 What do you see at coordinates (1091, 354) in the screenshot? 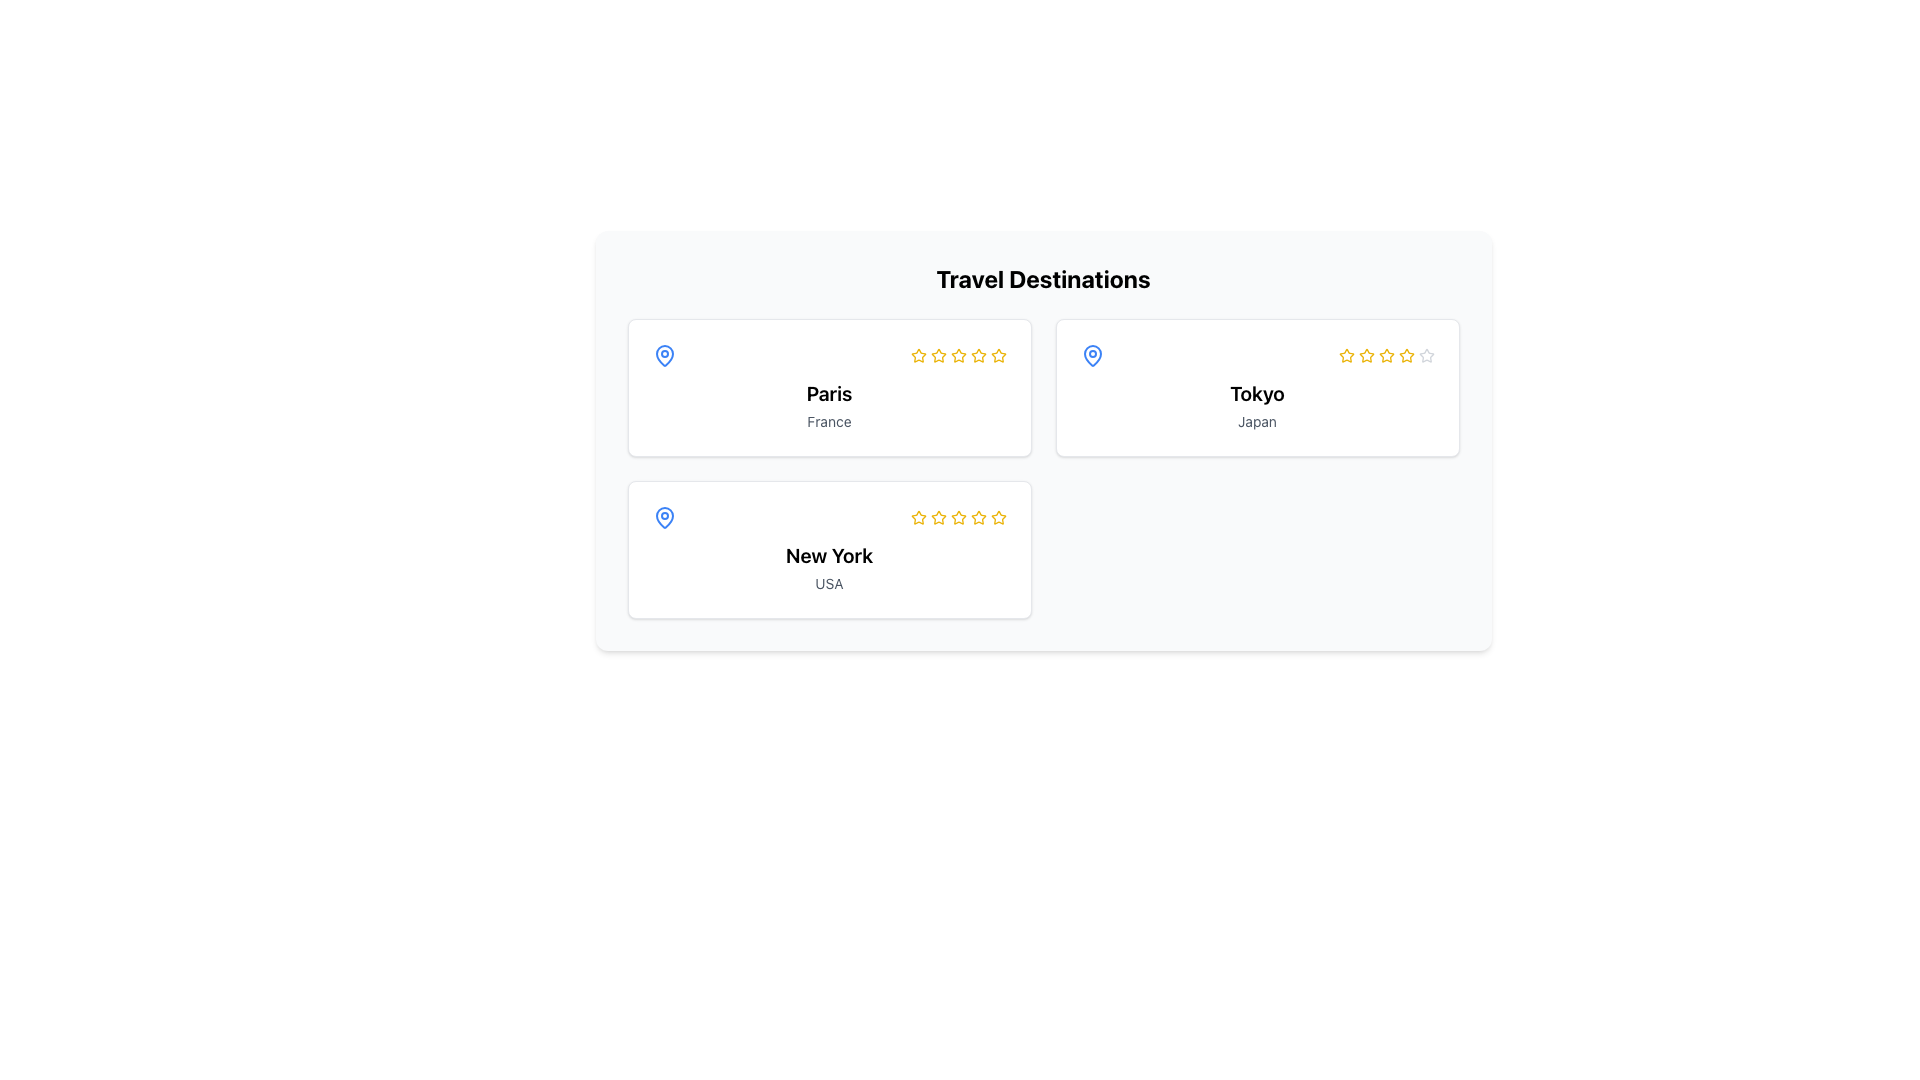
I see `the blue map pin icon located within the 'Tokyo' card in the 'Travel Destinations' section` at bounding box center [1091, 354].